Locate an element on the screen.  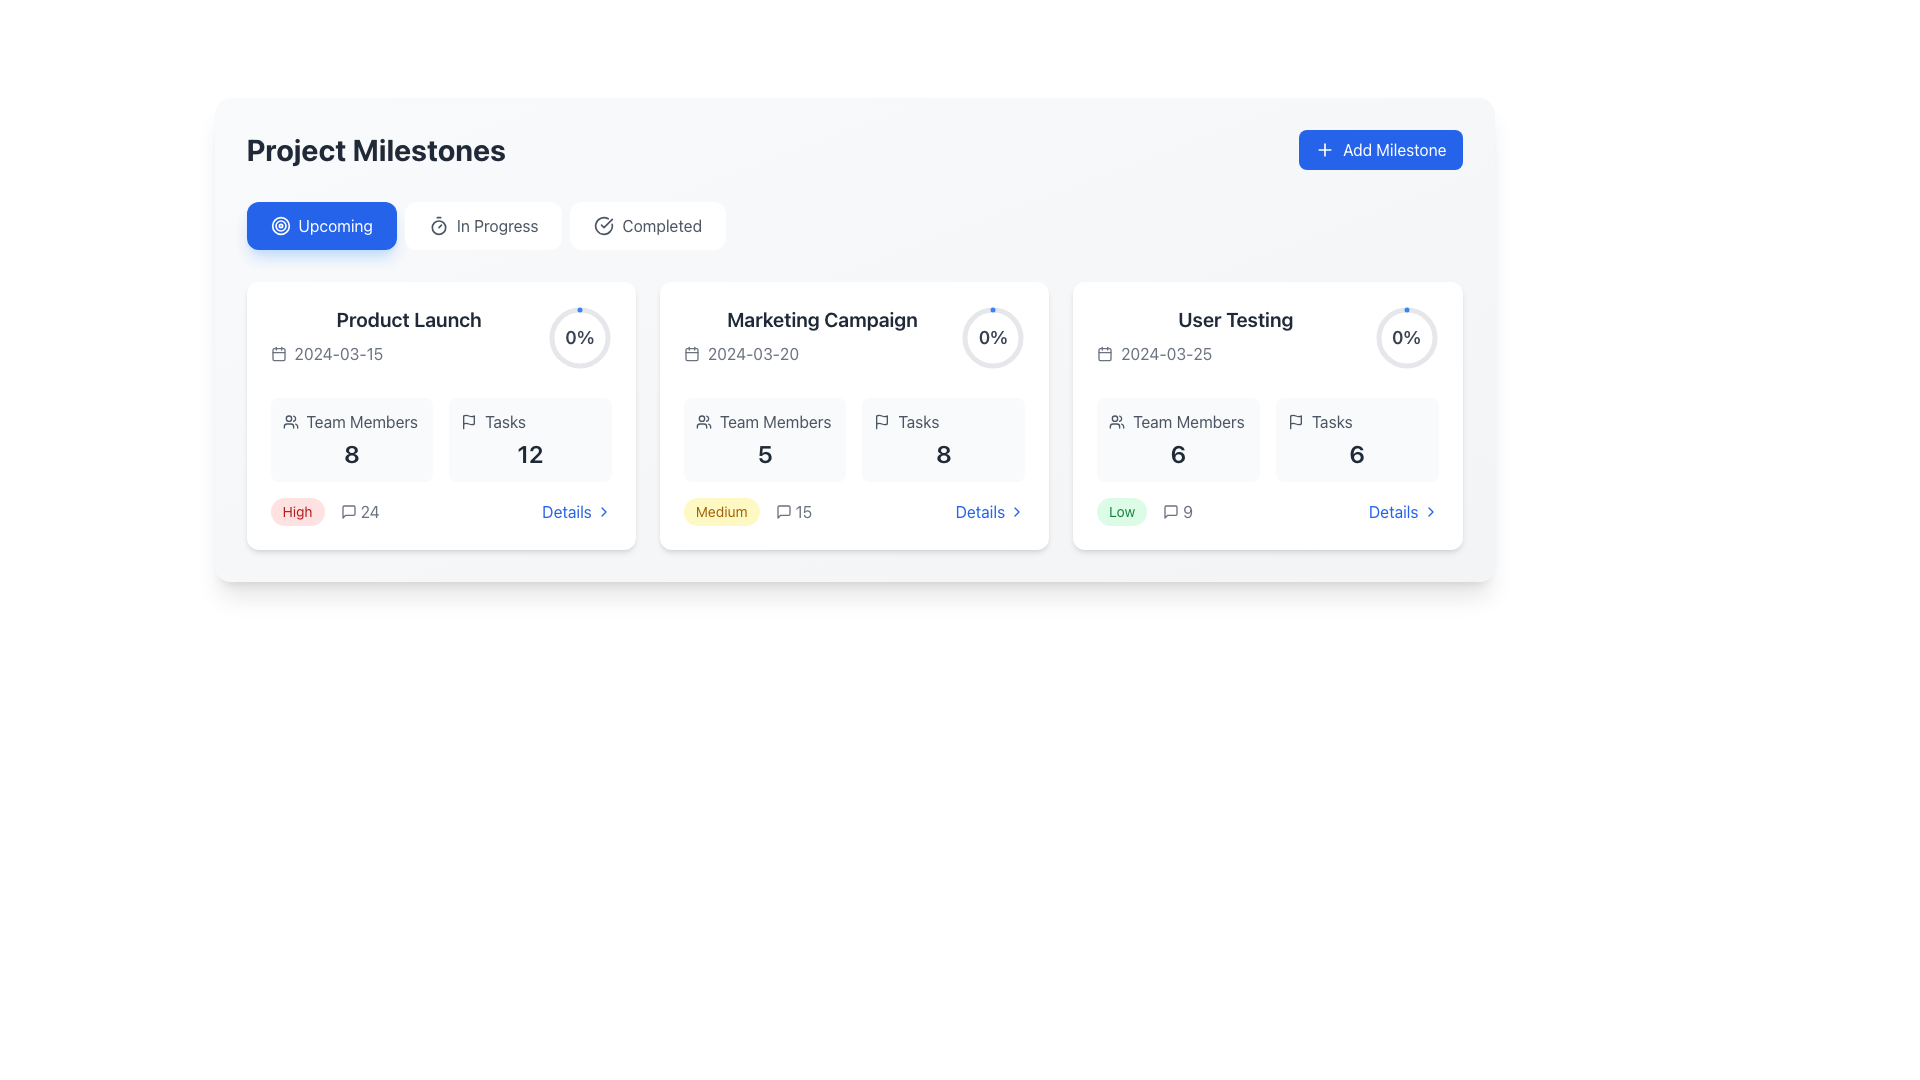
the blue plus sign icon located to the left of the 'Add Milestone' text on the button in the top-right corner is located at coordinates (1324, 149).